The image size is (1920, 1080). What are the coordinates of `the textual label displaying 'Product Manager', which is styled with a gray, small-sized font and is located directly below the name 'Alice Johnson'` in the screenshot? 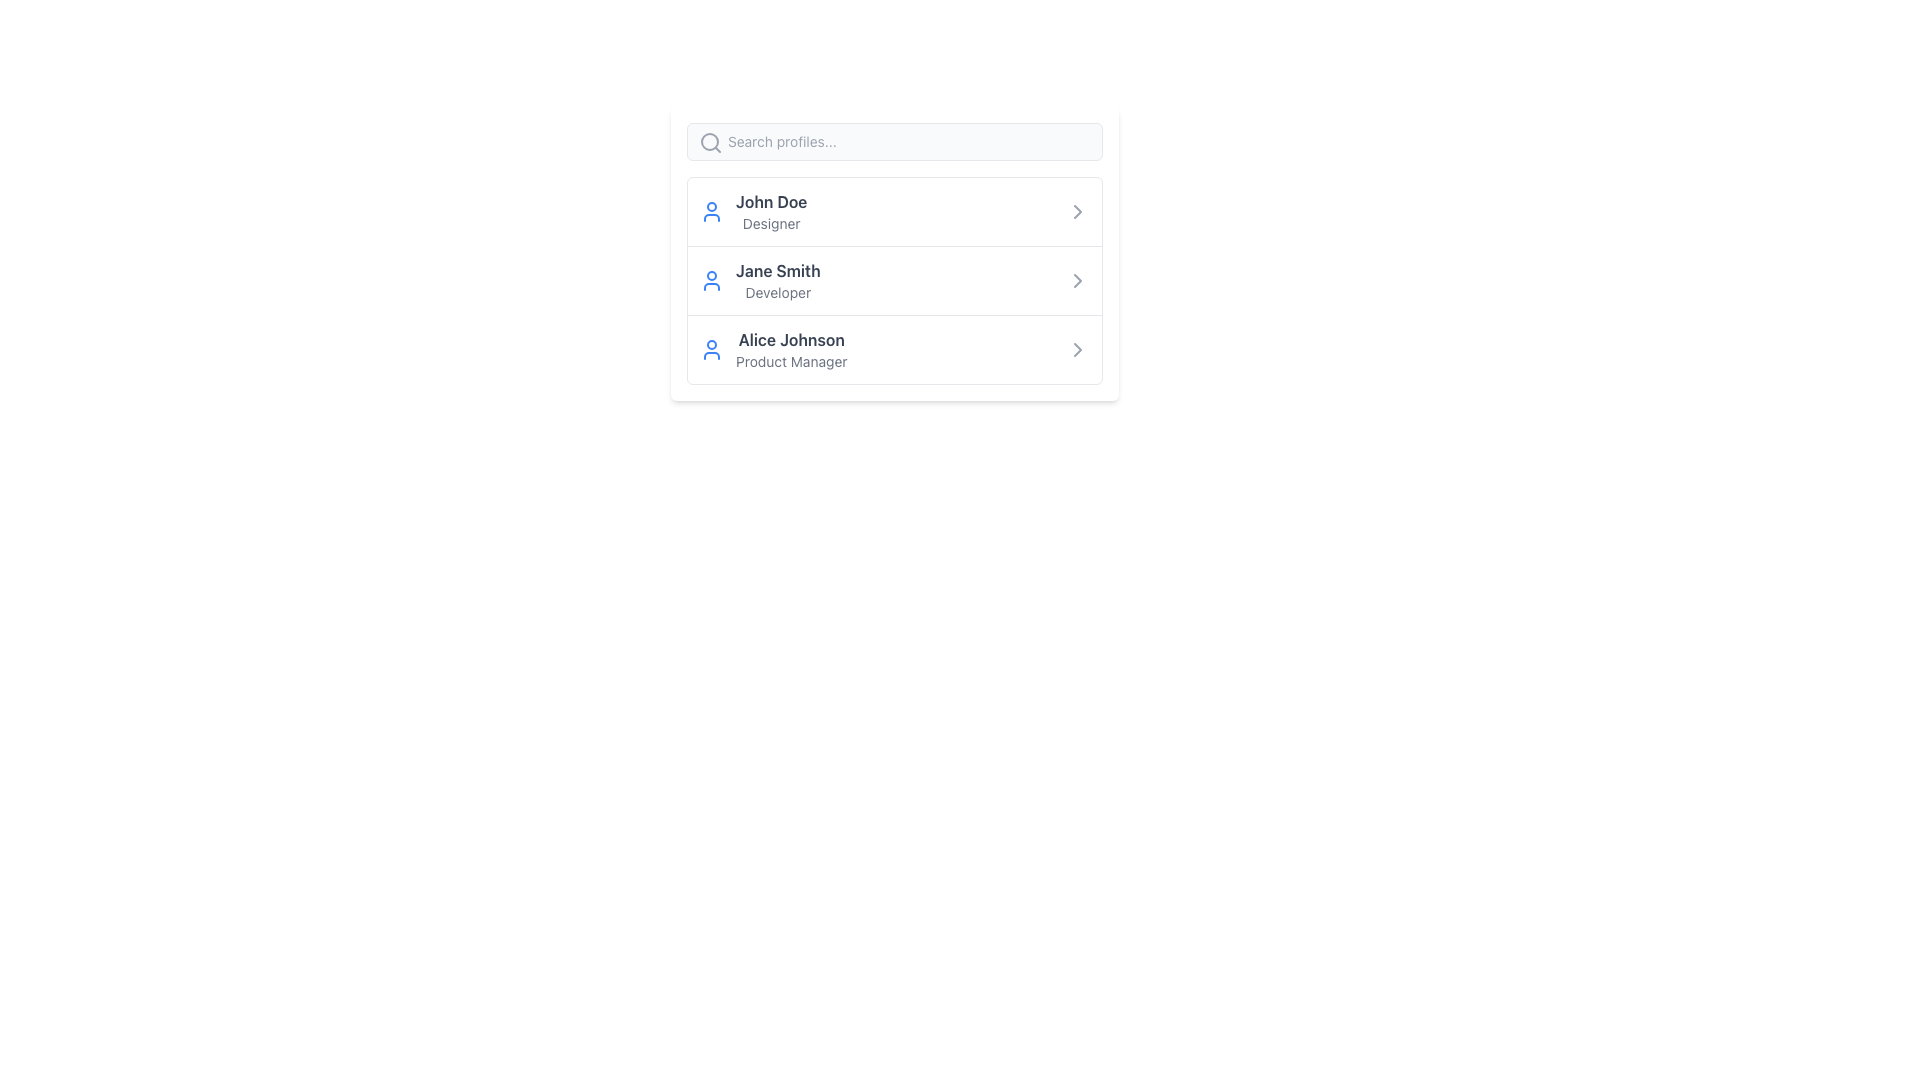 It's located at (790, 362).